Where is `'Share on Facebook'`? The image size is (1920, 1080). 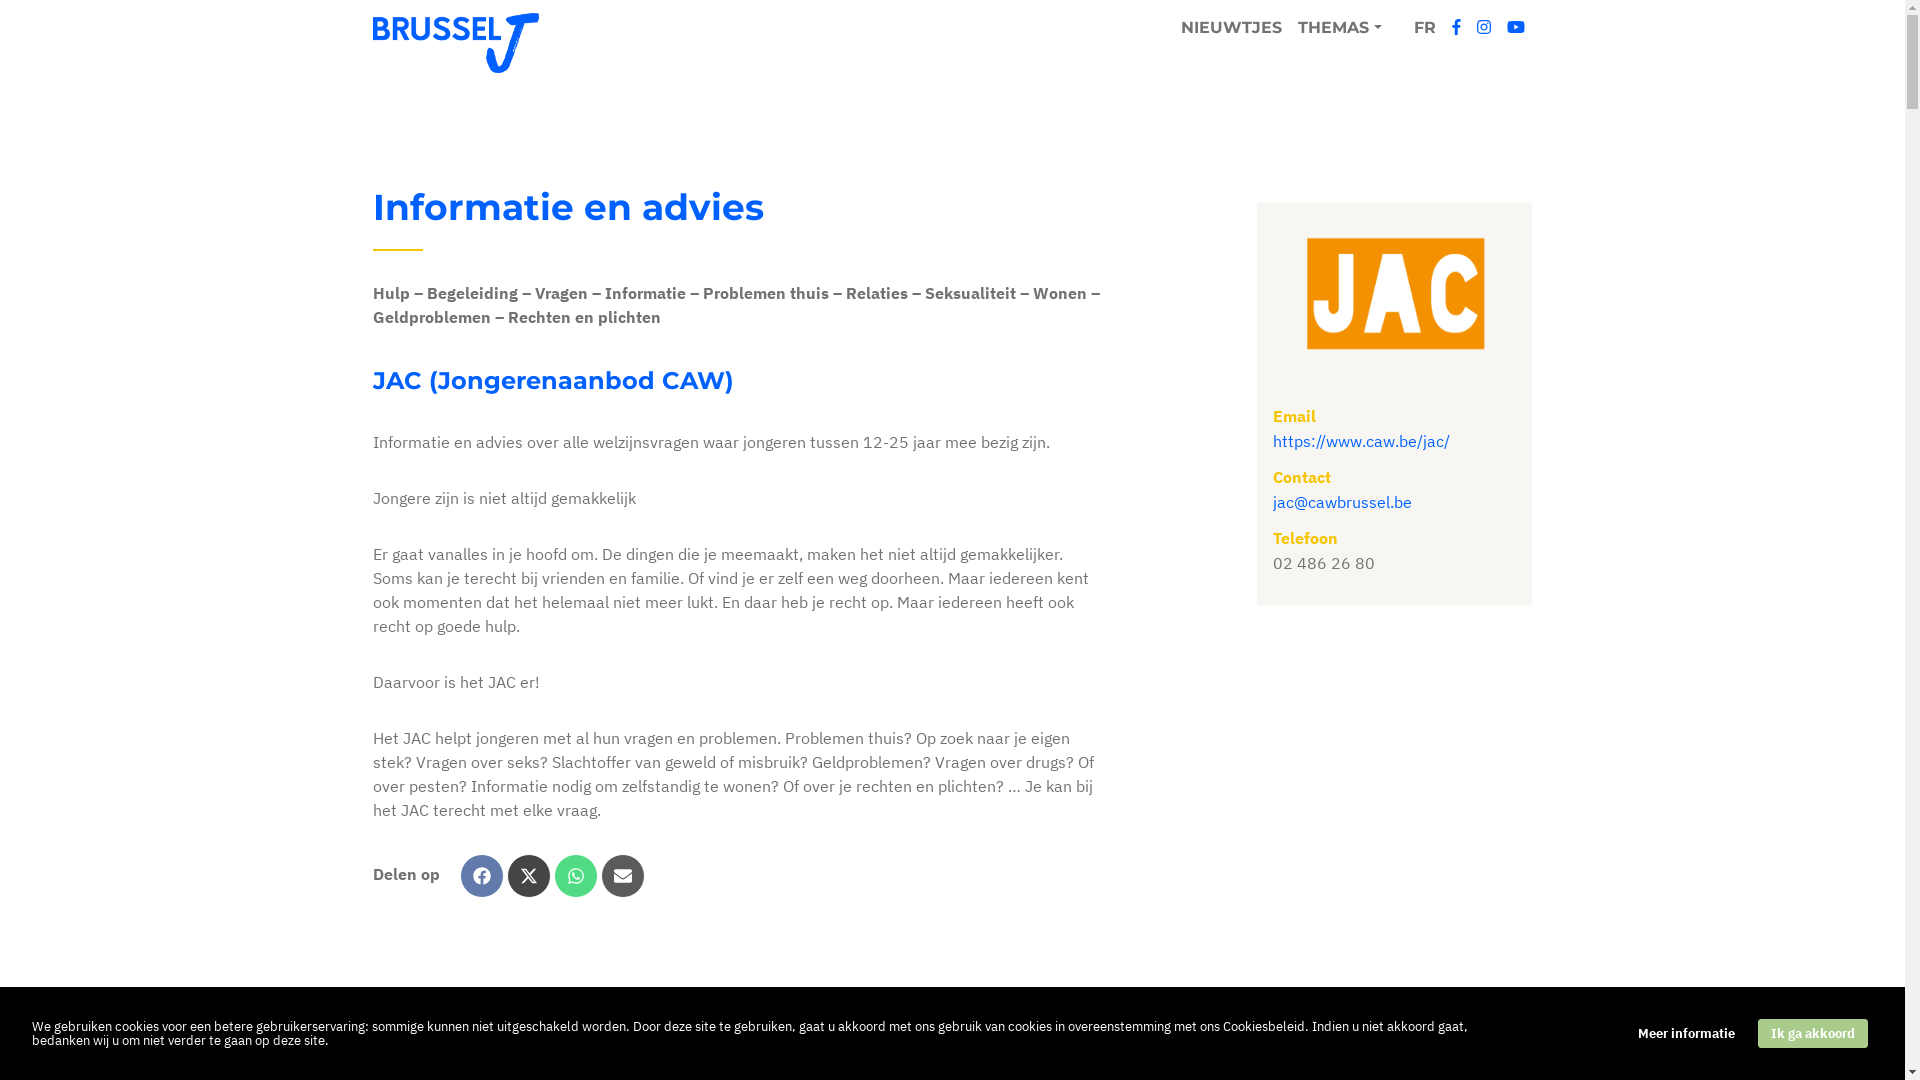
'Share on Facebook' is located at coordinates (481, 874).